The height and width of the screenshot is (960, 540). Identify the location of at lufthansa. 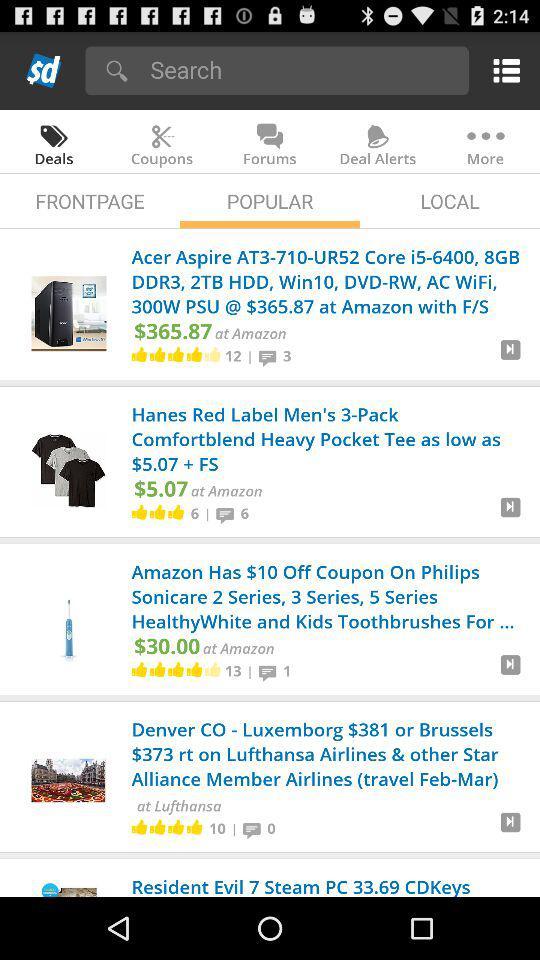
(178, 805).